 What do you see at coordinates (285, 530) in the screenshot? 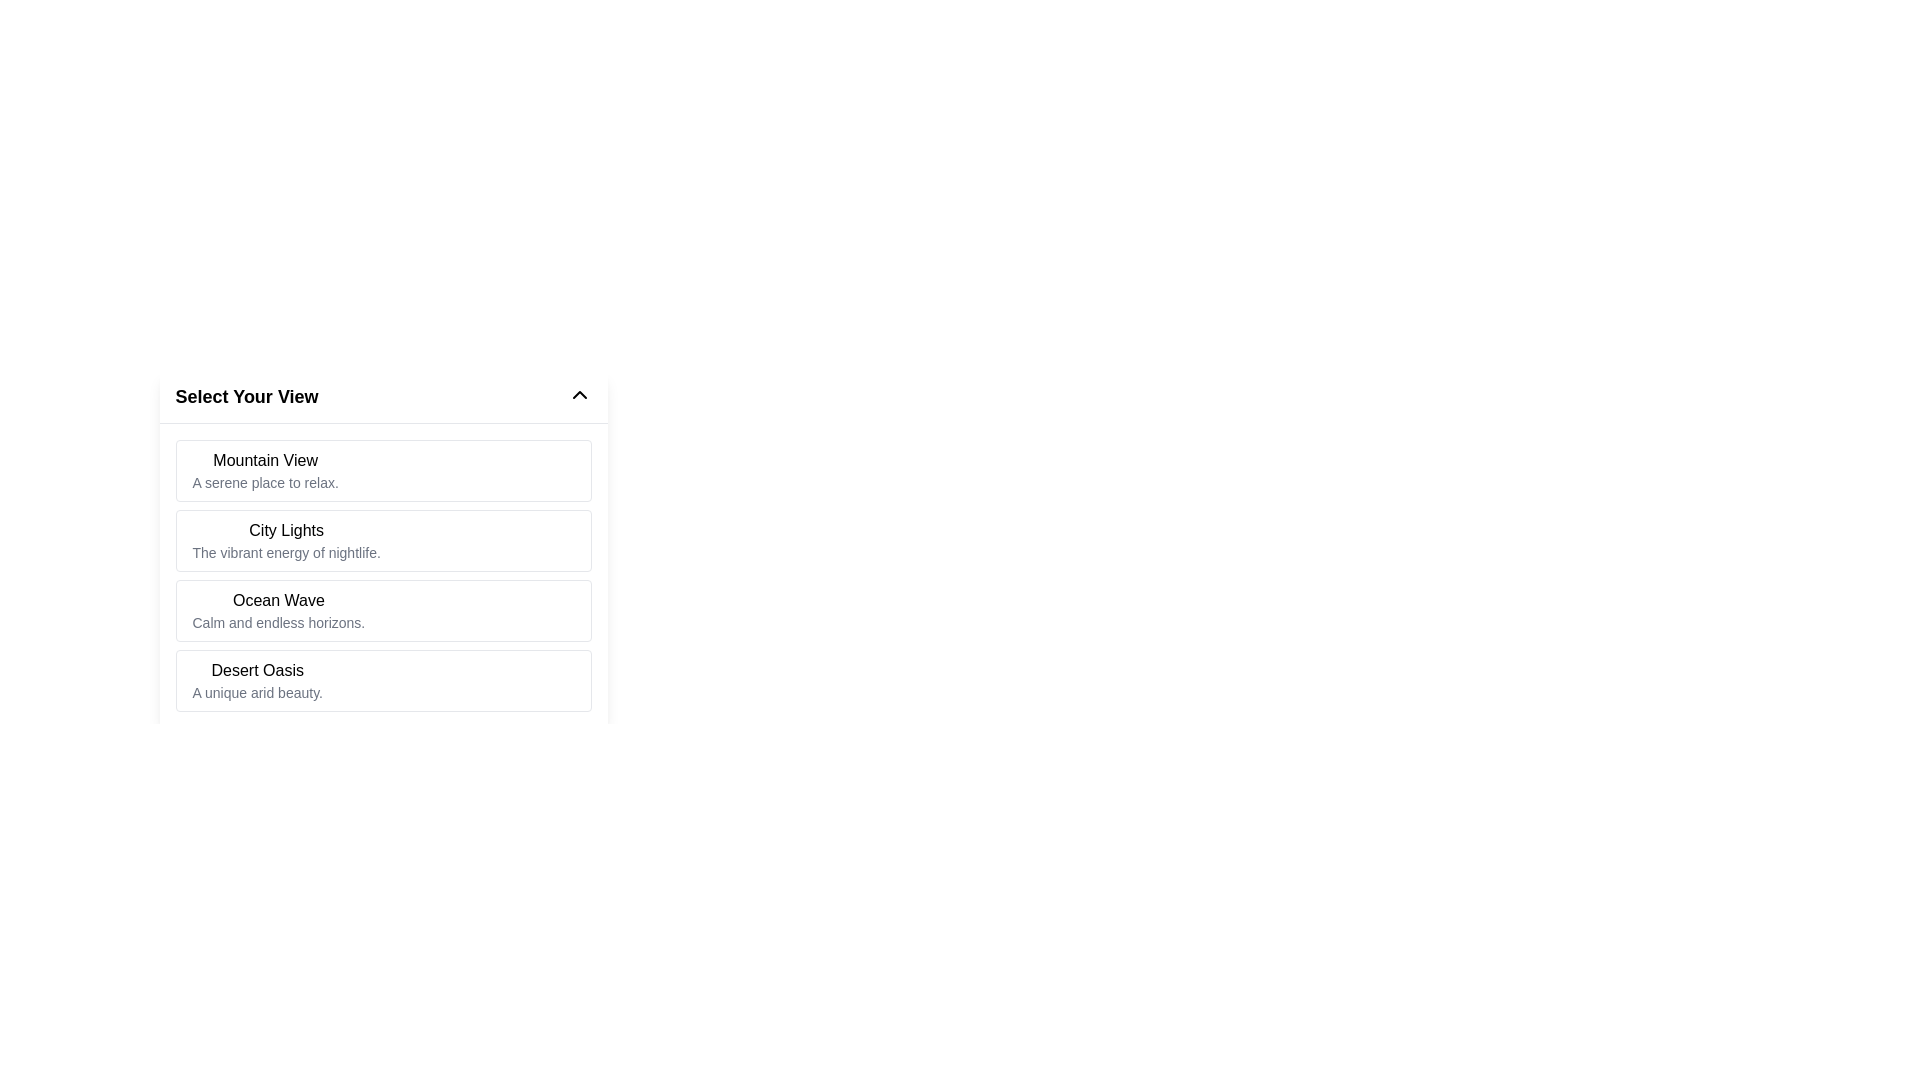
I see `the 'City Lights' text label, which is the second main text entry in the list, visually emphasized and bold, positioned between 'Select Your View' and 'The vibrant energy of nightlife'` at bounding box center [285, 530].